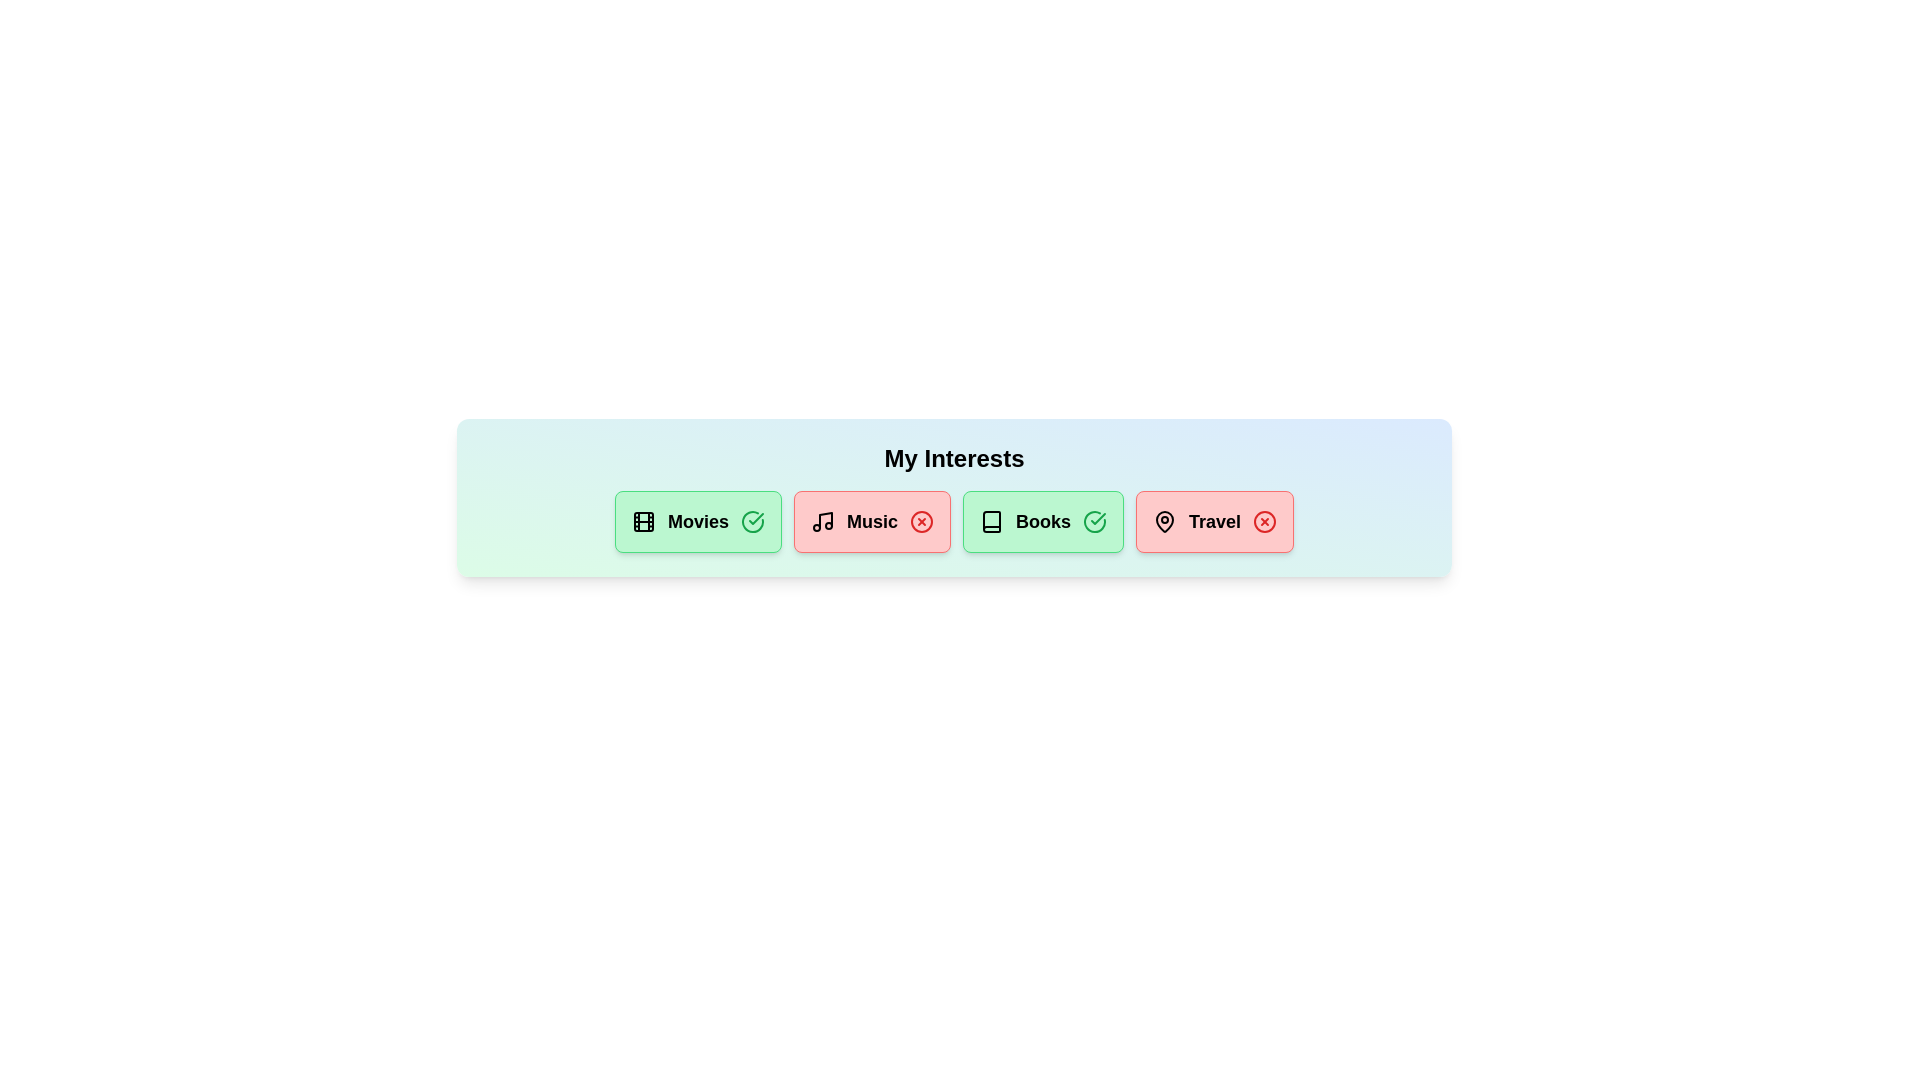 This screenshot has height=1080, width=1920. I want to click on the chip labeled 'Music' to observe the hover effect, so click(872, 520).